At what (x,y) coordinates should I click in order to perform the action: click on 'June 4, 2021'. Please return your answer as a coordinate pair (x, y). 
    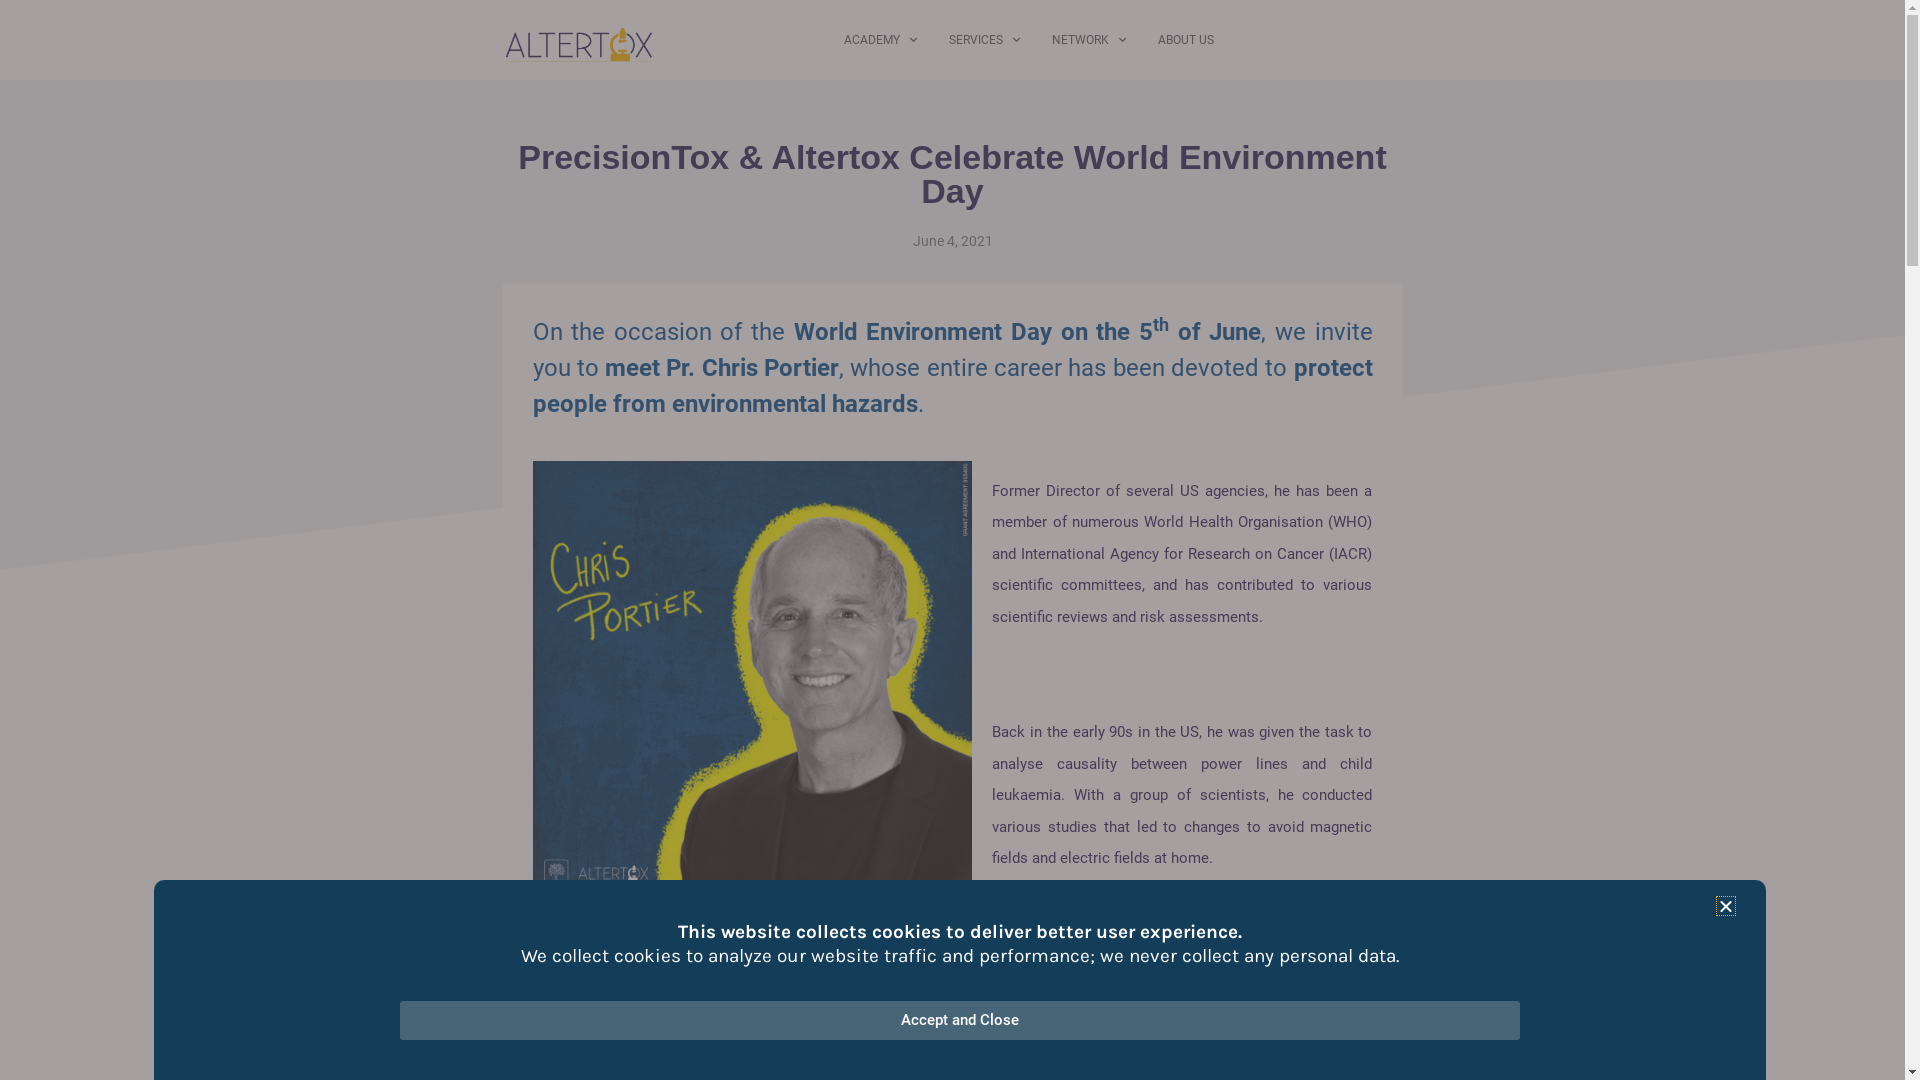
    Looking at the image, I should click on (950, 239).